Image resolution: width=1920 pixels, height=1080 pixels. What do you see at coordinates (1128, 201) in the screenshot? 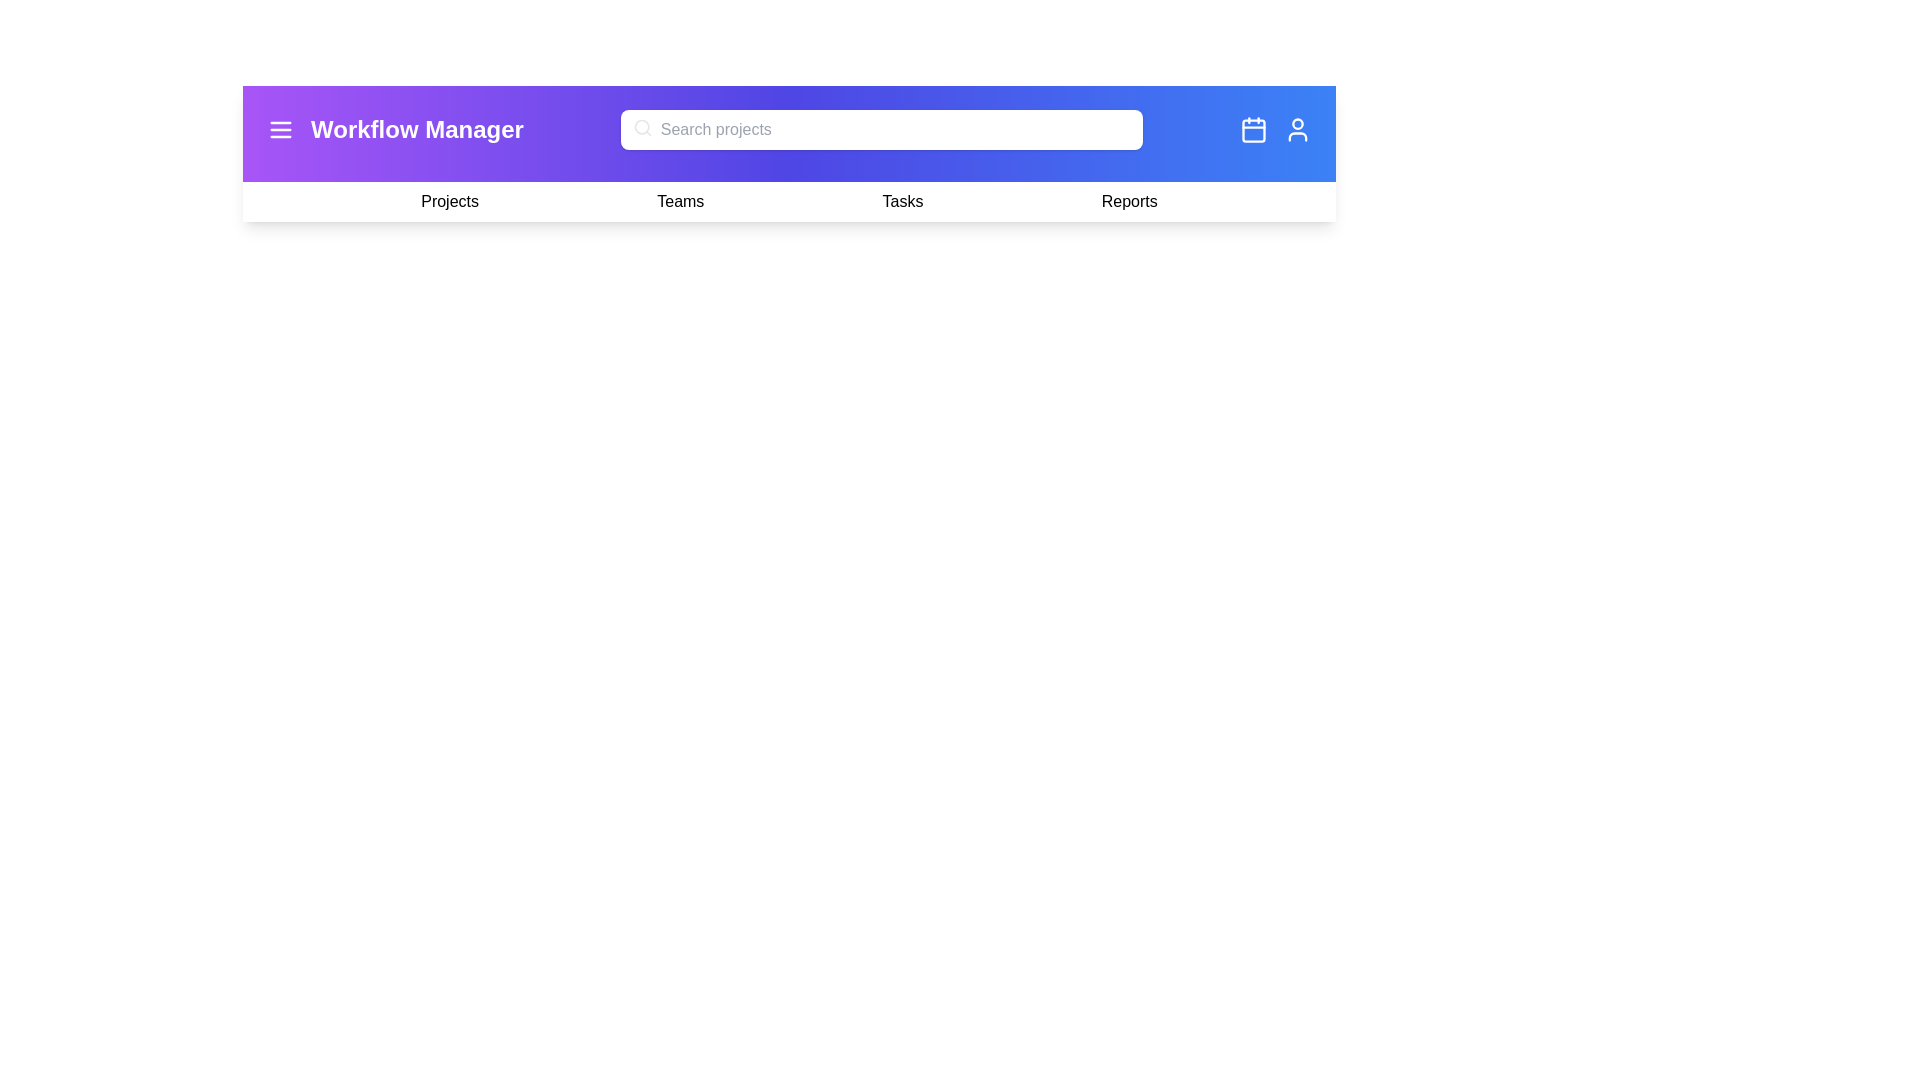
I see `the navigation link to navigate to the Reports section` at bounding box center [1128, 201].